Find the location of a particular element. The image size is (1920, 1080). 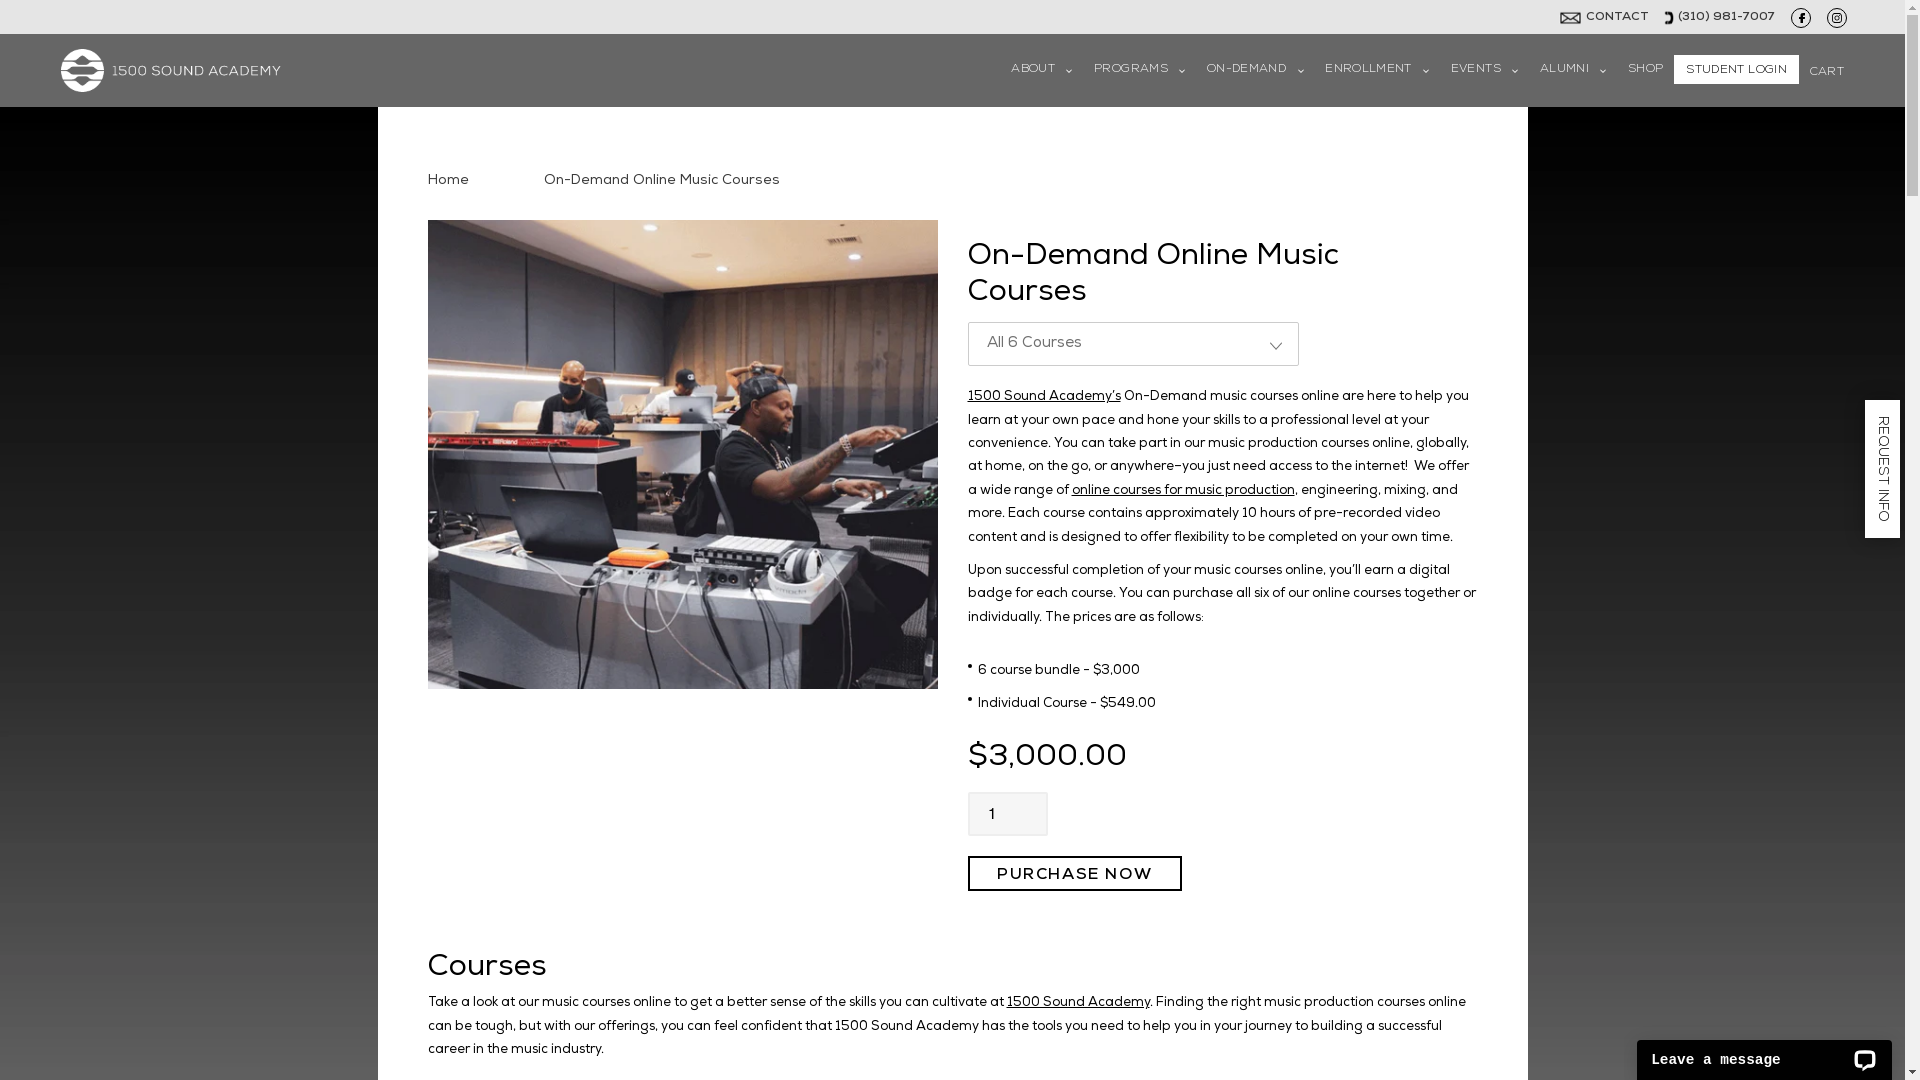

'STUDENT LOGIN' is located at coordinates (1735, 68).